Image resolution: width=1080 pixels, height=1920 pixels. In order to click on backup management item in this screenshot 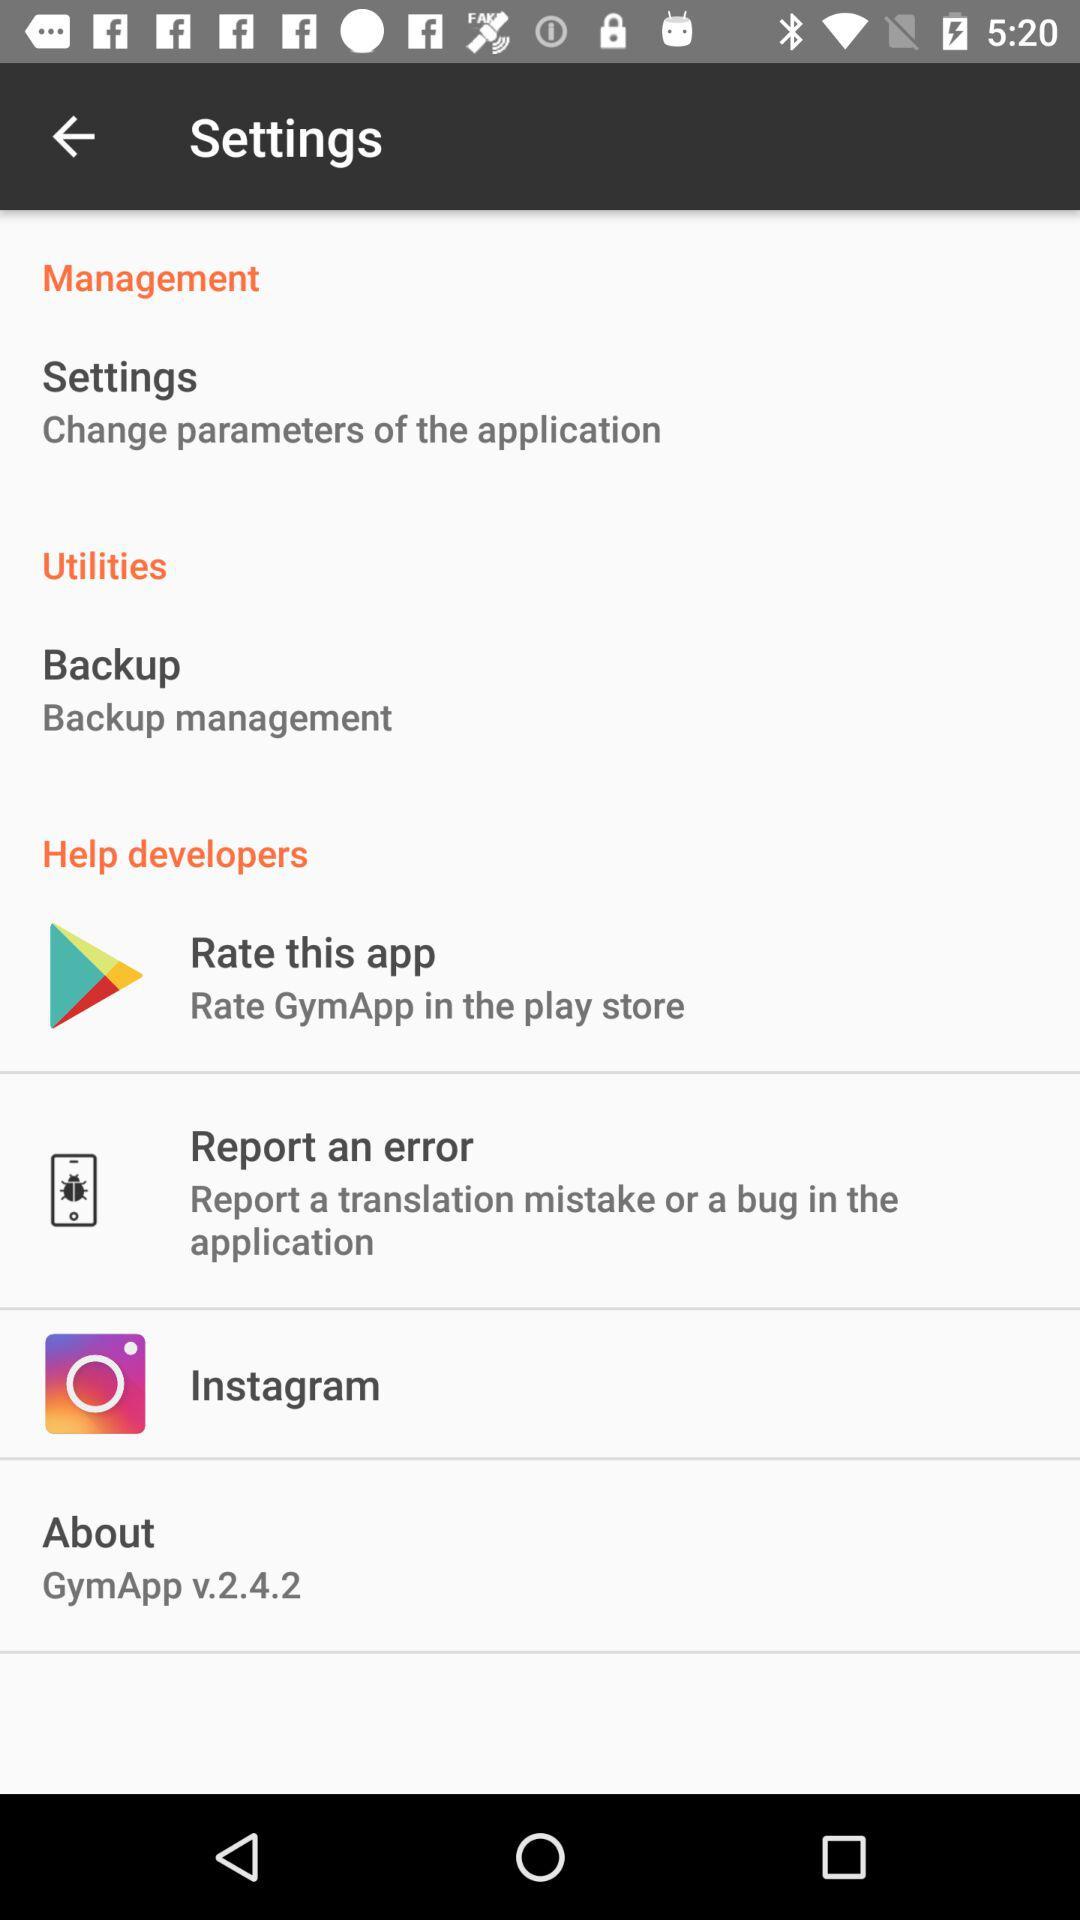, I will do `click(217, 716)`.